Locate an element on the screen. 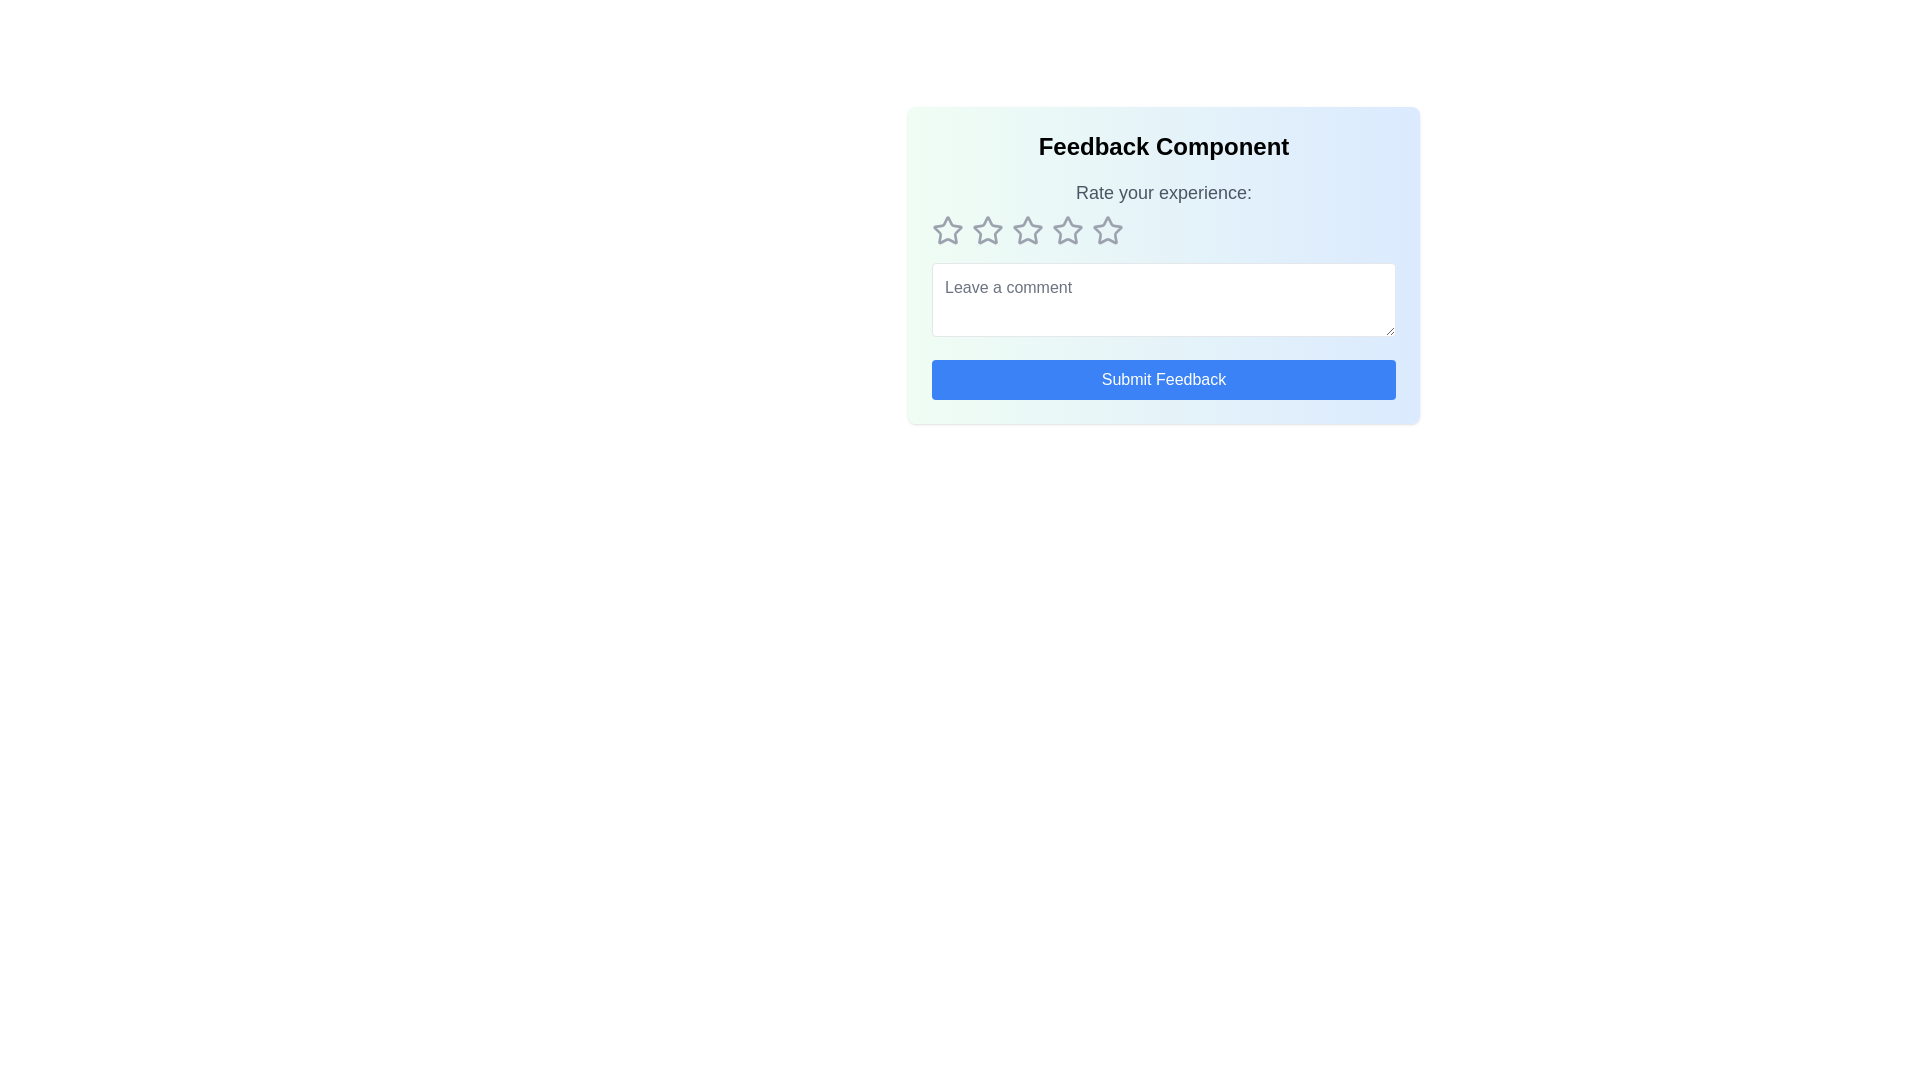 This screenshot has width=1920, height=1080. the second star-shaped icon in the rating system is located at coordinates (988, 229).